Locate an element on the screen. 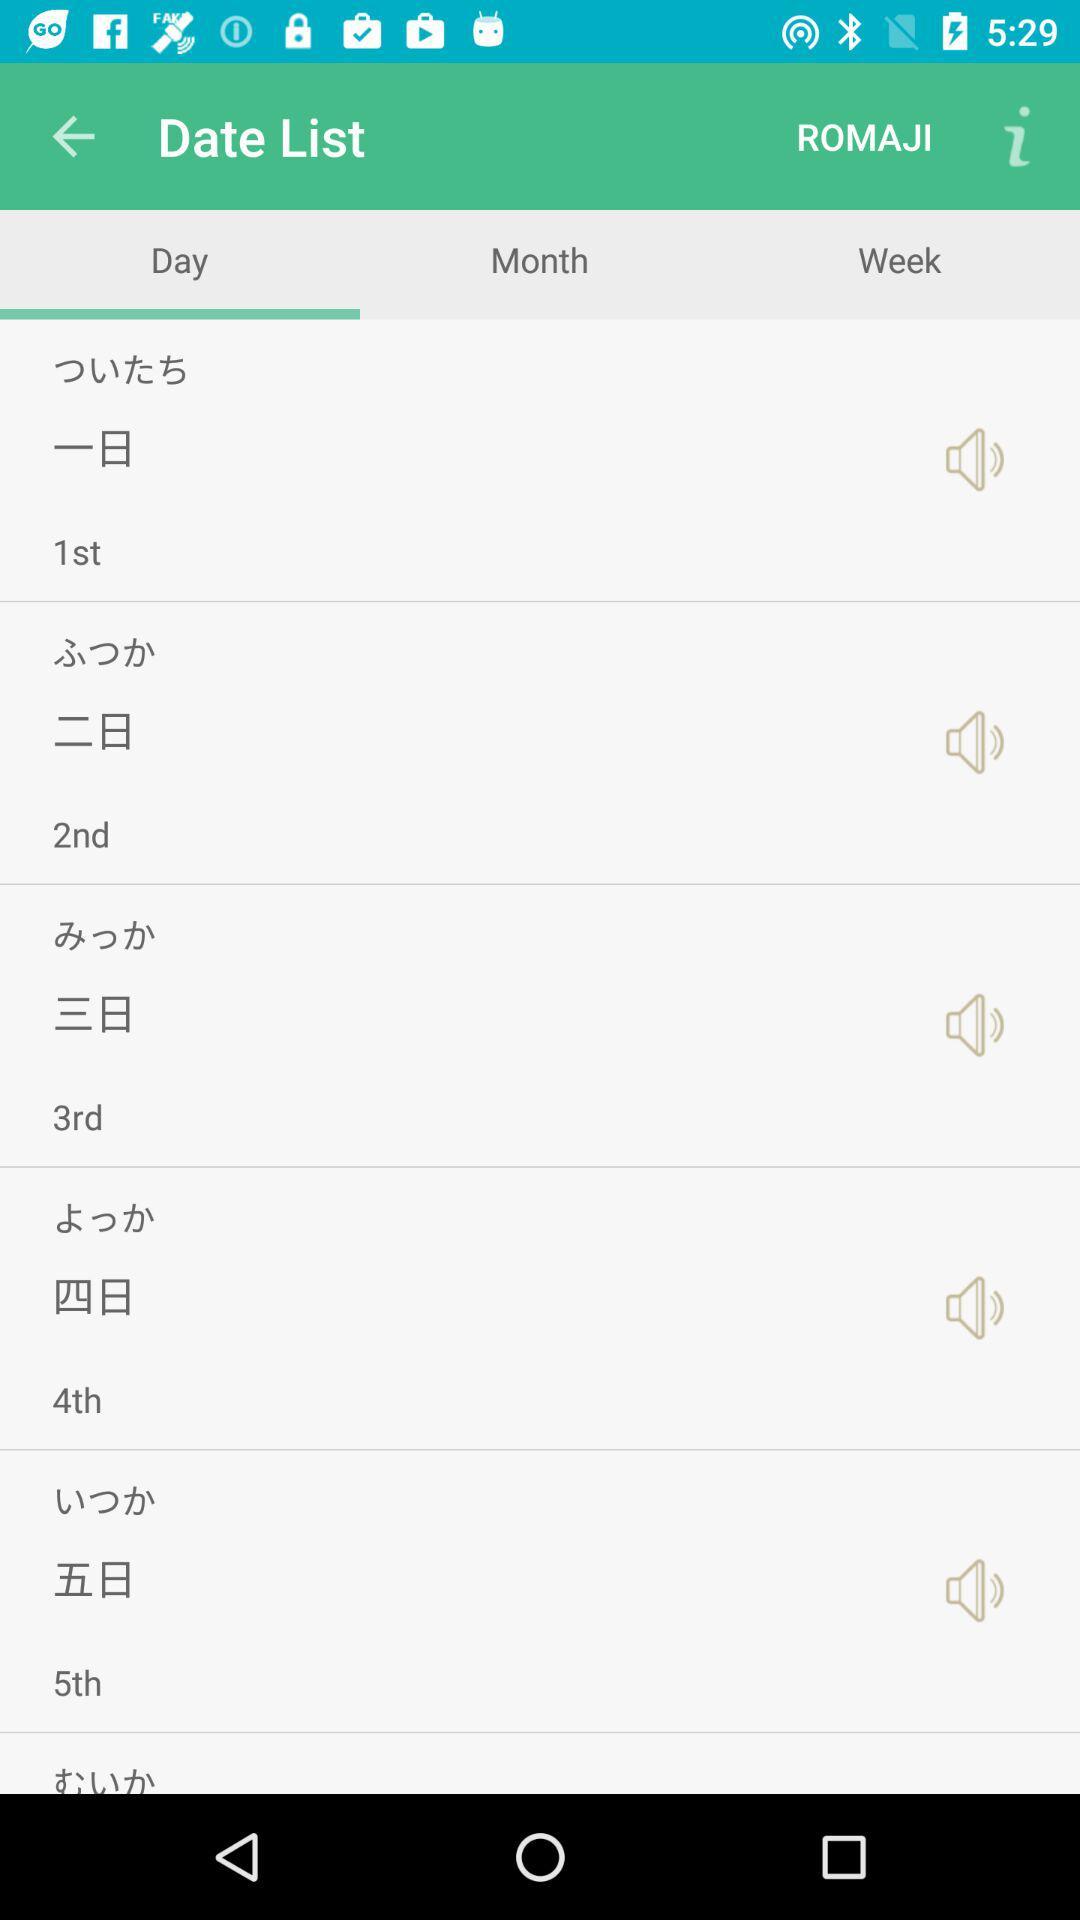 The height and width of the screenshot is (1920, 1080). the icon above the day app is located at coordinates (72, 135).